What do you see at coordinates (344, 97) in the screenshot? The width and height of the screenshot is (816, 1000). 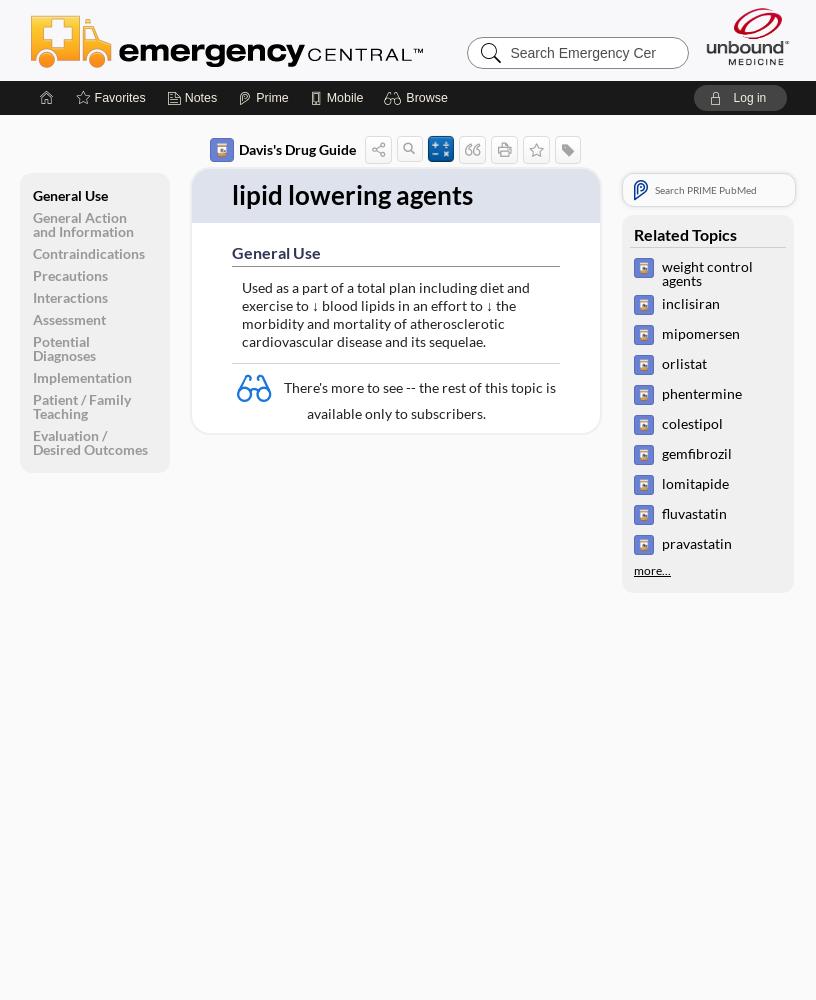 I see `'Mobile'` at bounding box center [344, 97].